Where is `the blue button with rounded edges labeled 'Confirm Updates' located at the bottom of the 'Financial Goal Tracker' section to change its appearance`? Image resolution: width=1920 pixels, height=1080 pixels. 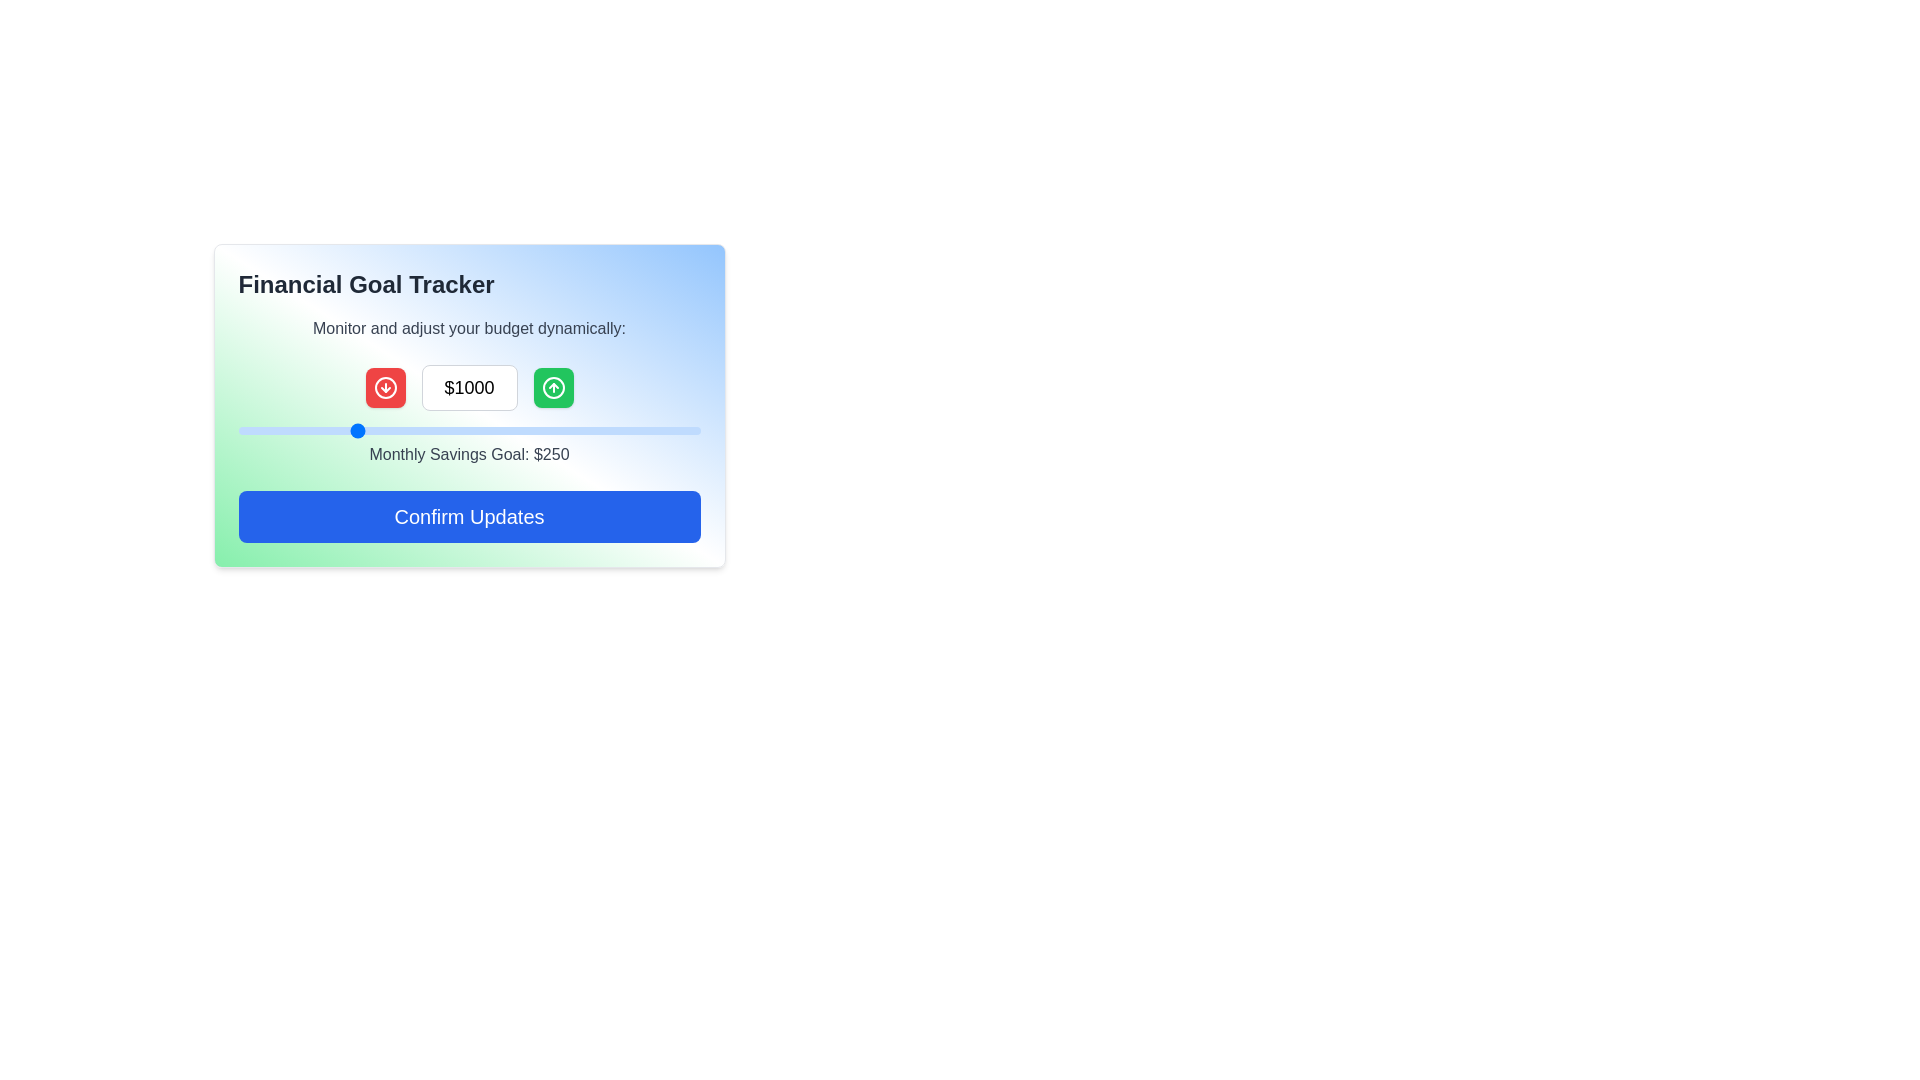
the blue button with rounded edges labeled 'Confirm Updates' located at the bottom of the 'Financial Goal Tracker' section to change its appearance is located at coordinates (468, 515).